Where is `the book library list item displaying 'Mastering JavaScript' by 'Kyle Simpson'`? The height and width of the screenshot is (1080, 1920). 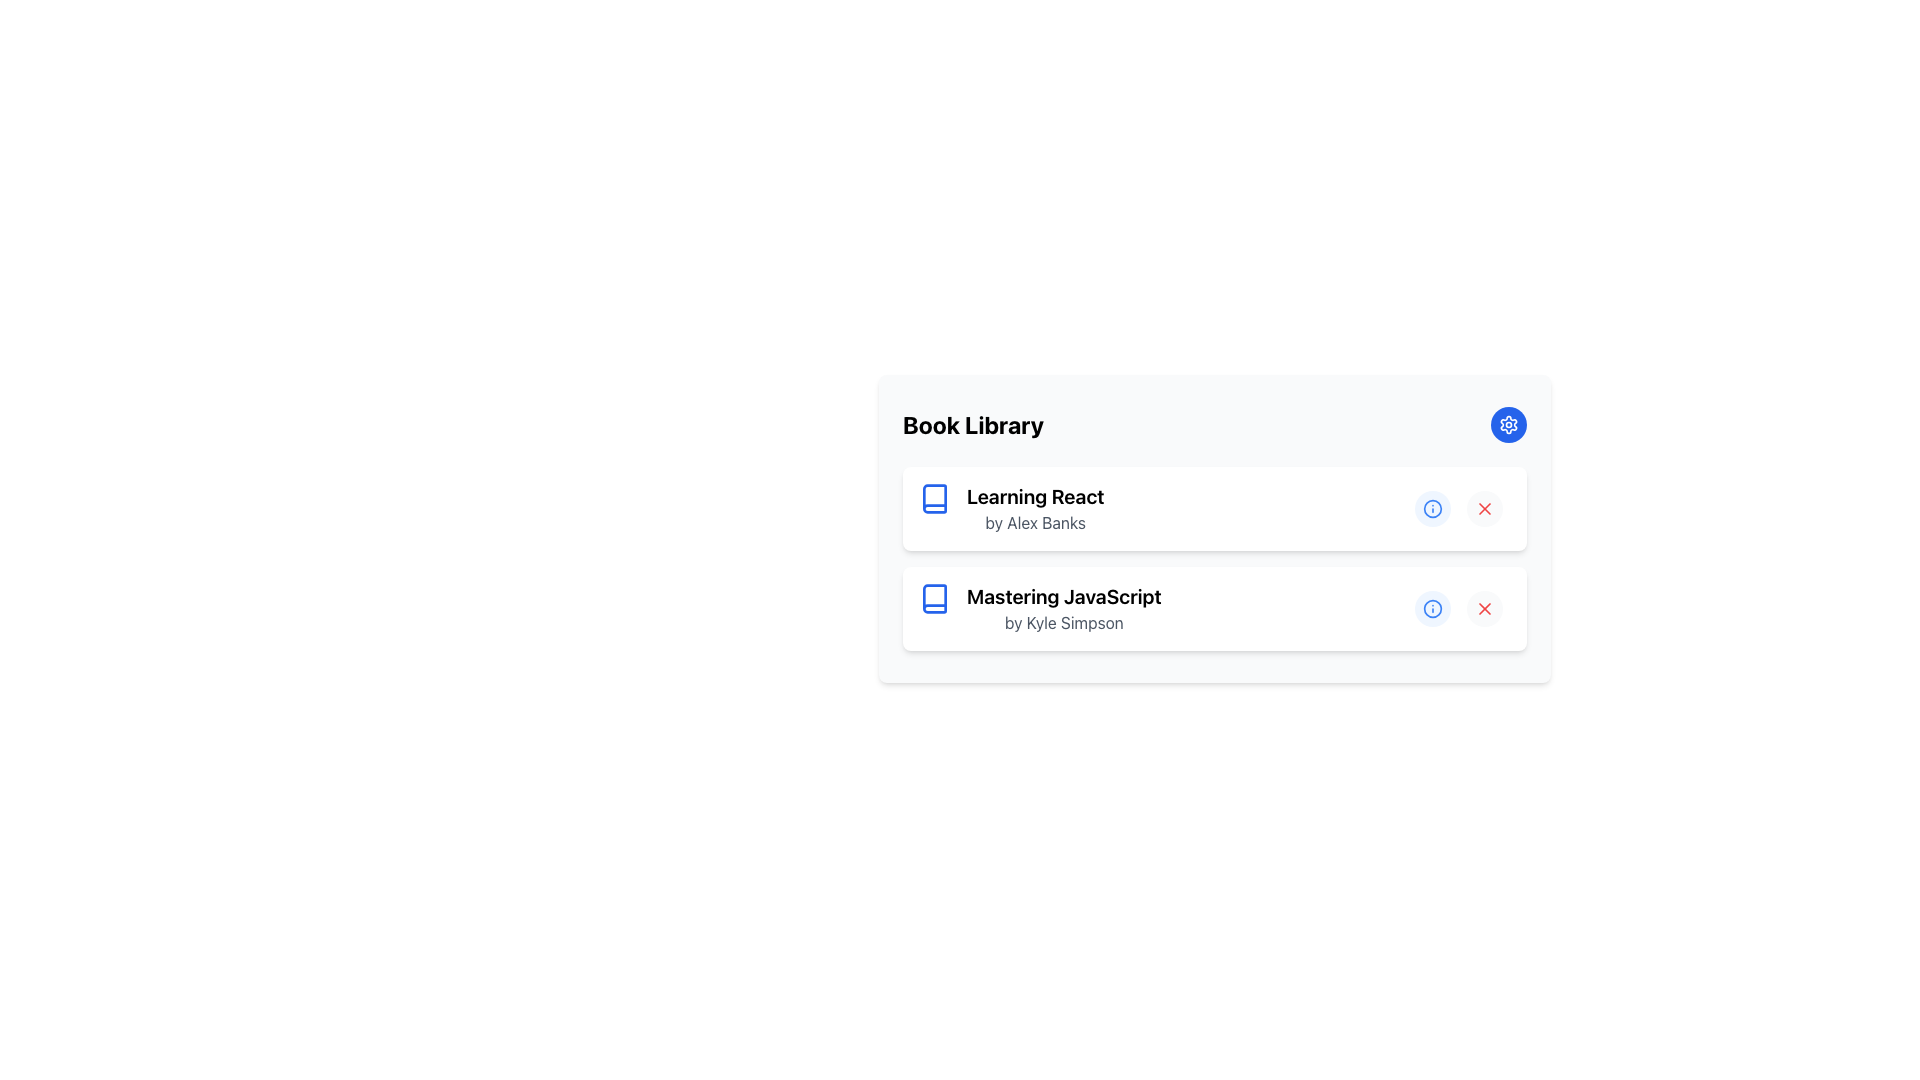
the book library list item displaying 'Mastering JavaScript' by 'Kyle Simpson' is located at coordinates (1040, 608).